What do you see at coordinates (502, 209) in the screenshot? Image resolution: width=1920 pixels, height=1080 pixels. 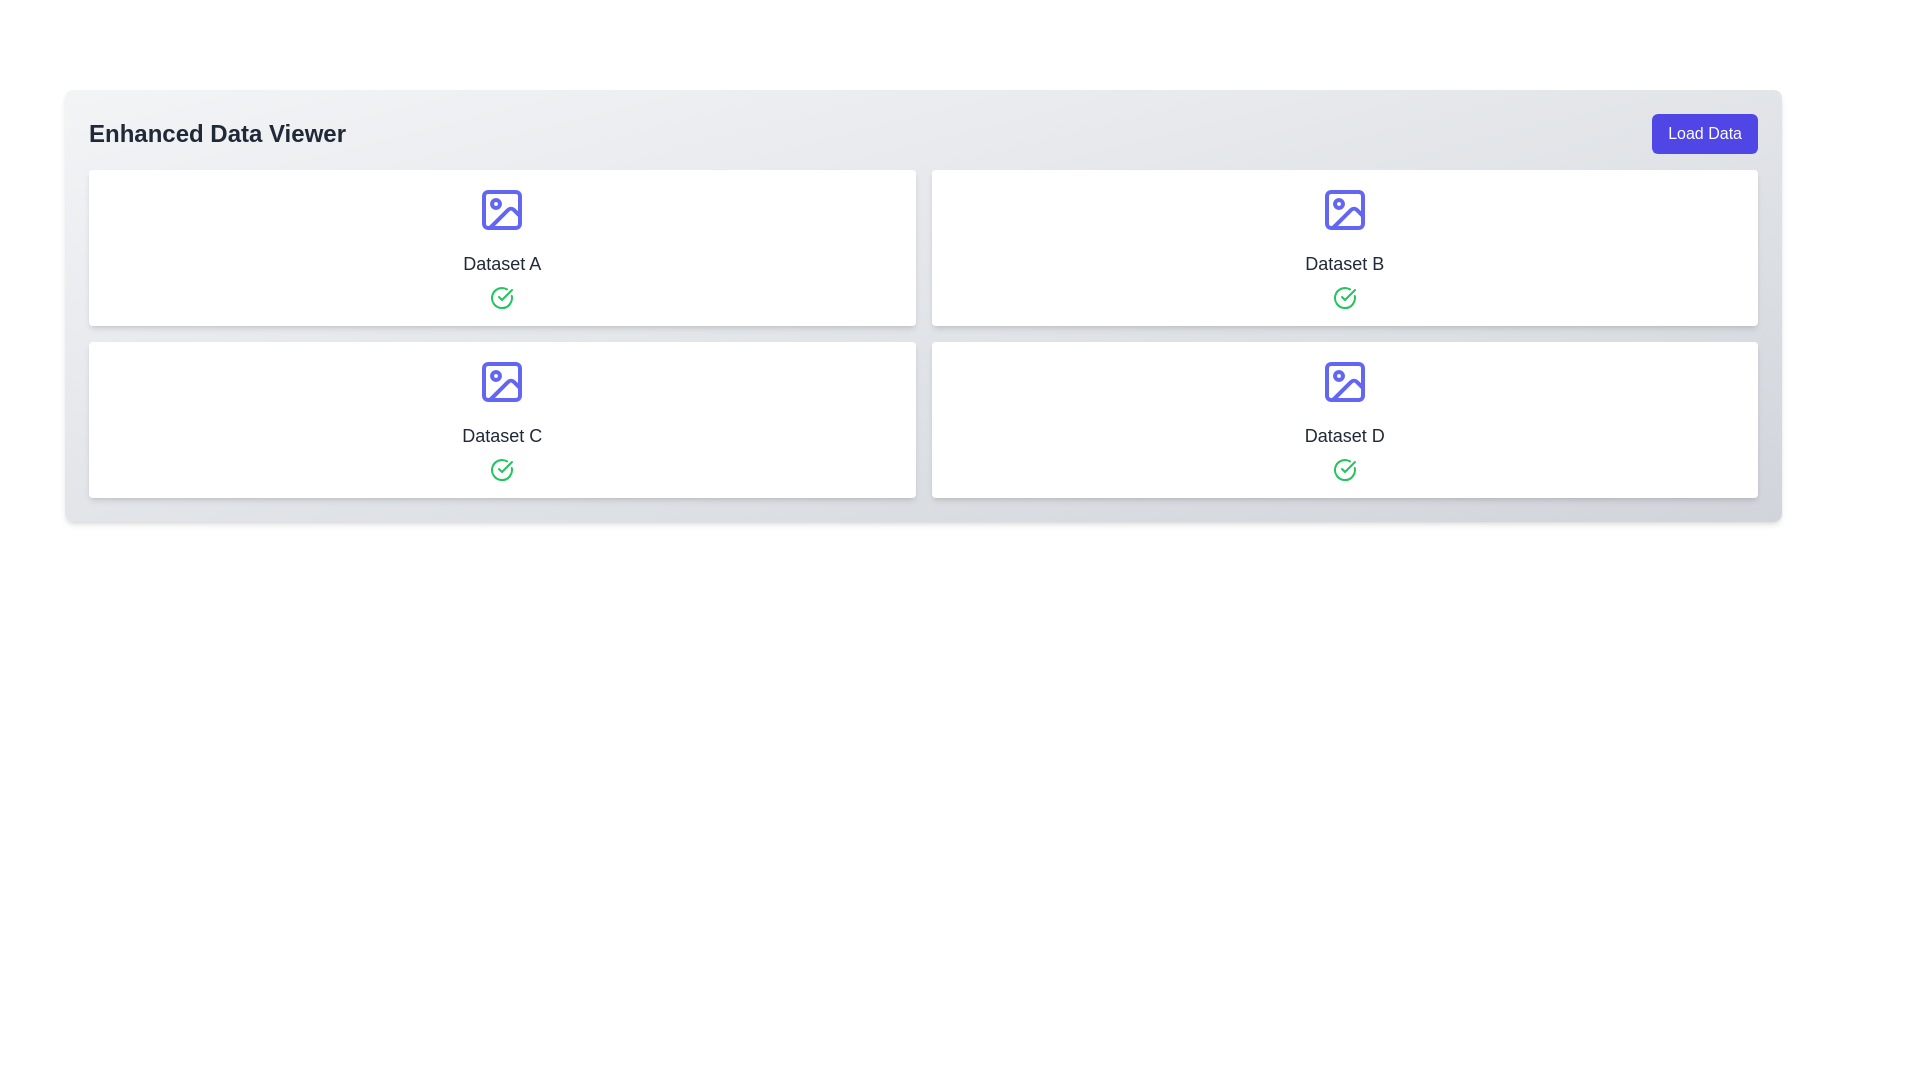 I see `the SVG graphic icon representing 'Dataset A', which is centrally located above the text label and the green checkmark icon` at bounding box center [502, 209].